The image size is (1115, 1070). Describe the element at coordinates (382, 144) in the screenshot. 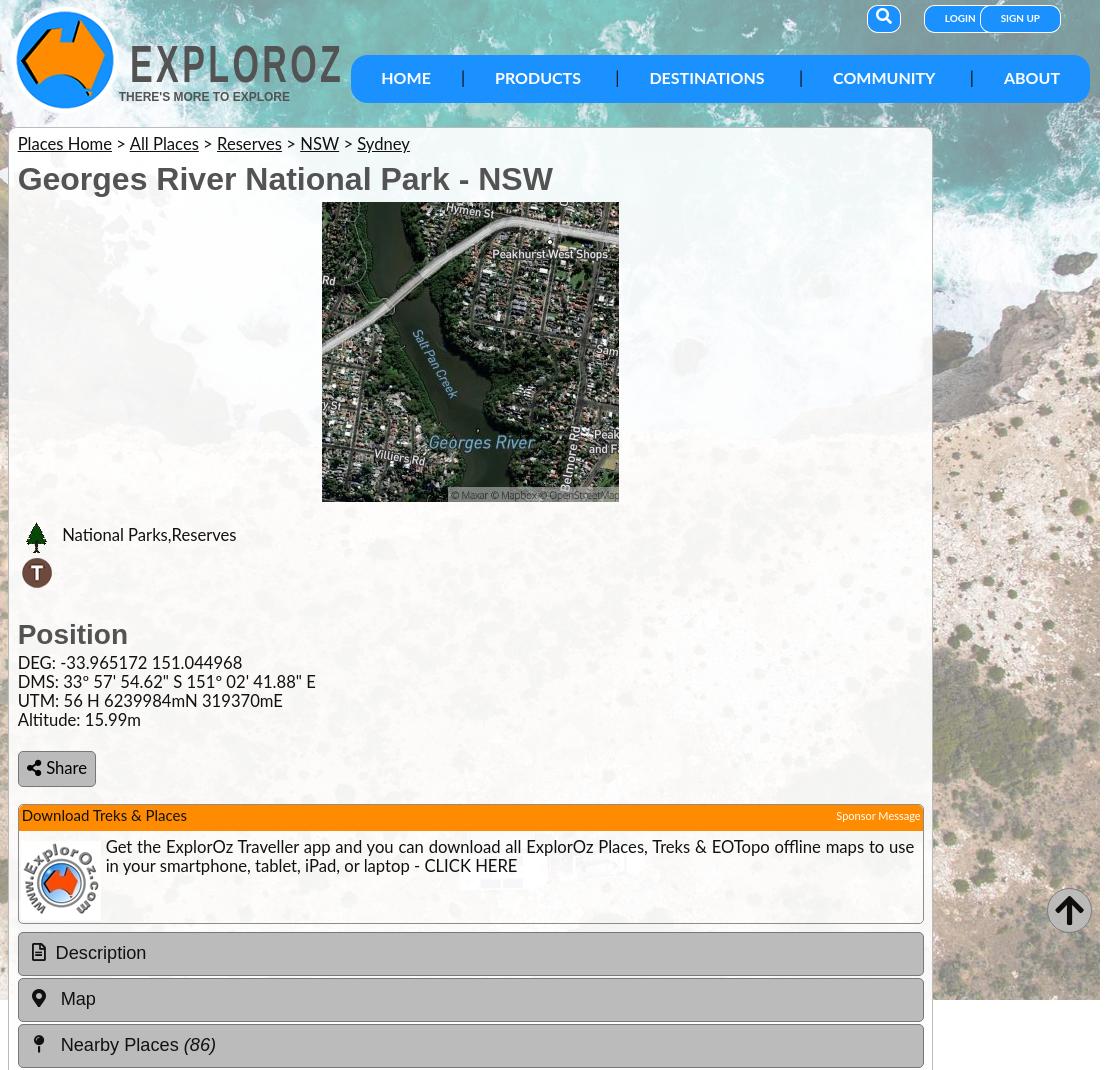

I see `'Sydney'` at that location.